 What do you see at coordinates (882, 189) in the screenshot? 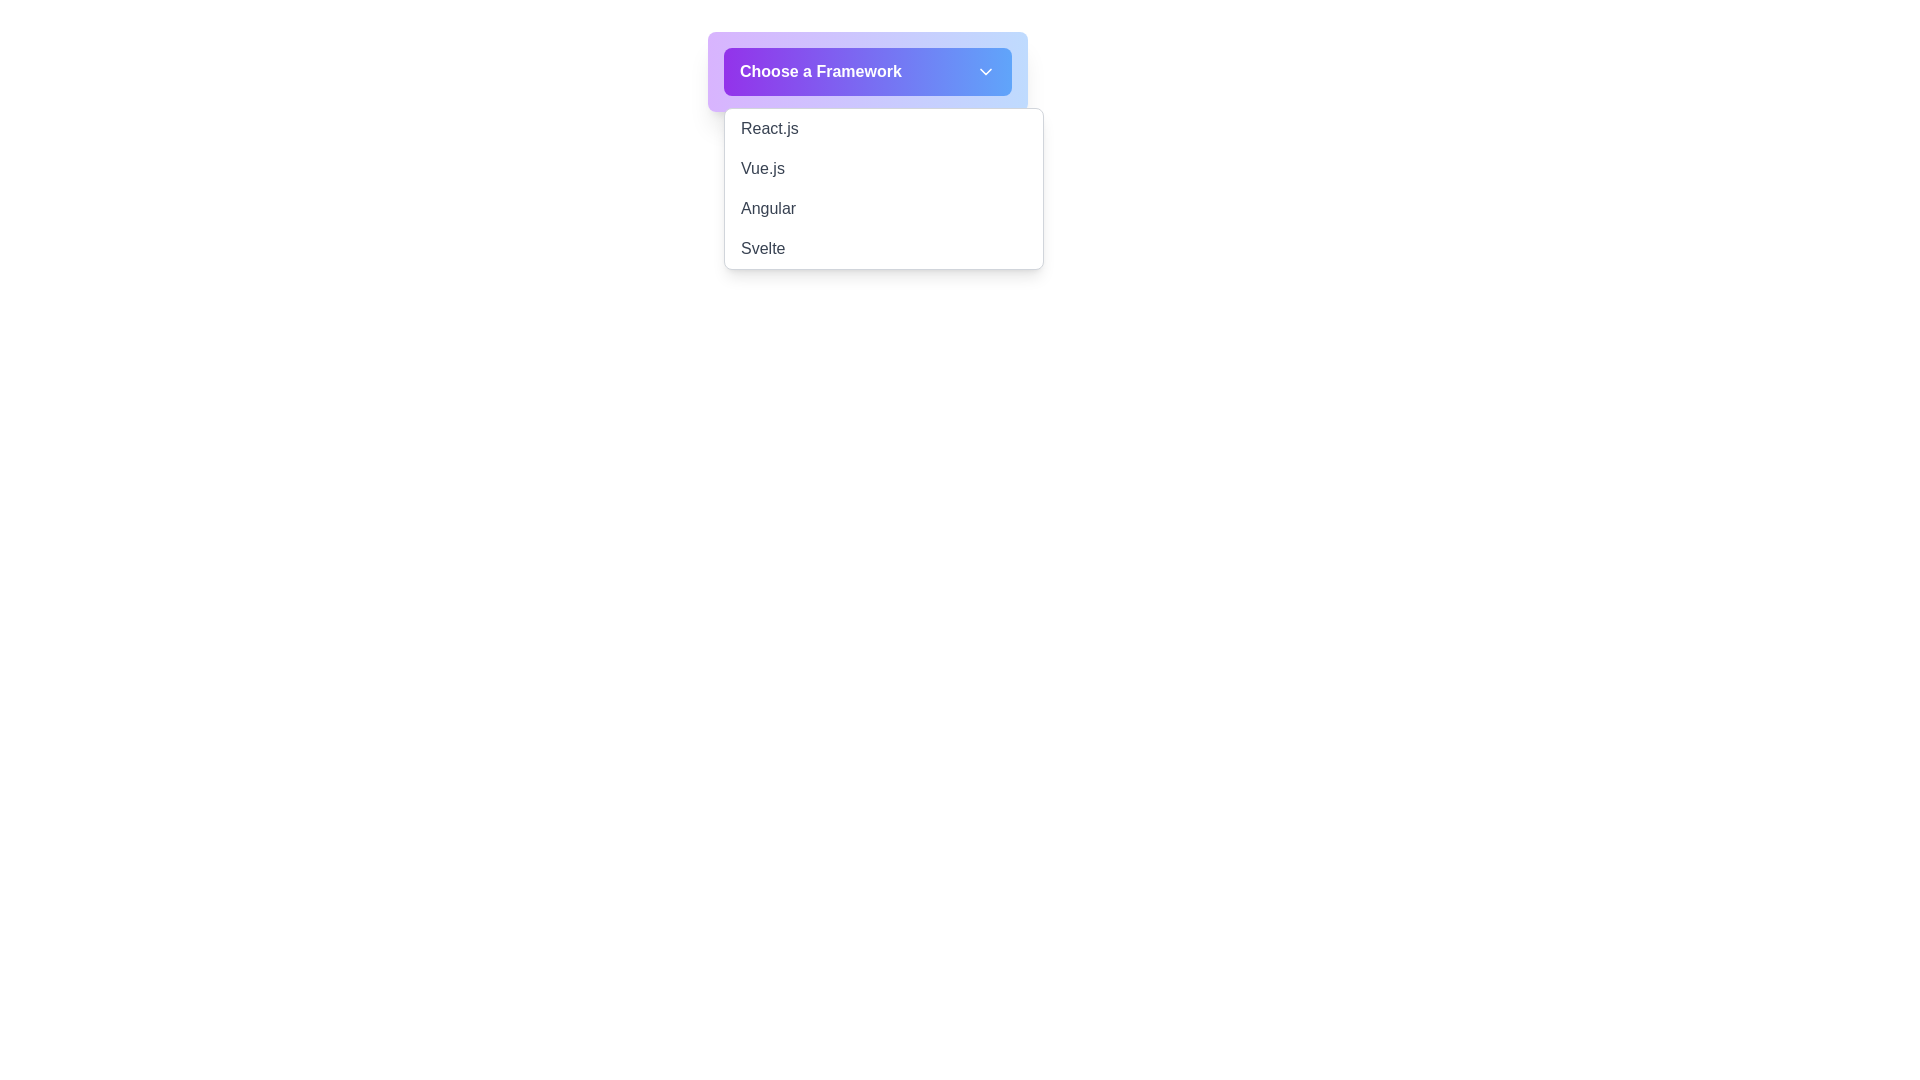
I see `the Dropdown menu that displays options for frameworks including 'React.js', 'Vue.js', 'Angular', and 'Svelte'` at bounding box center [882, 189].